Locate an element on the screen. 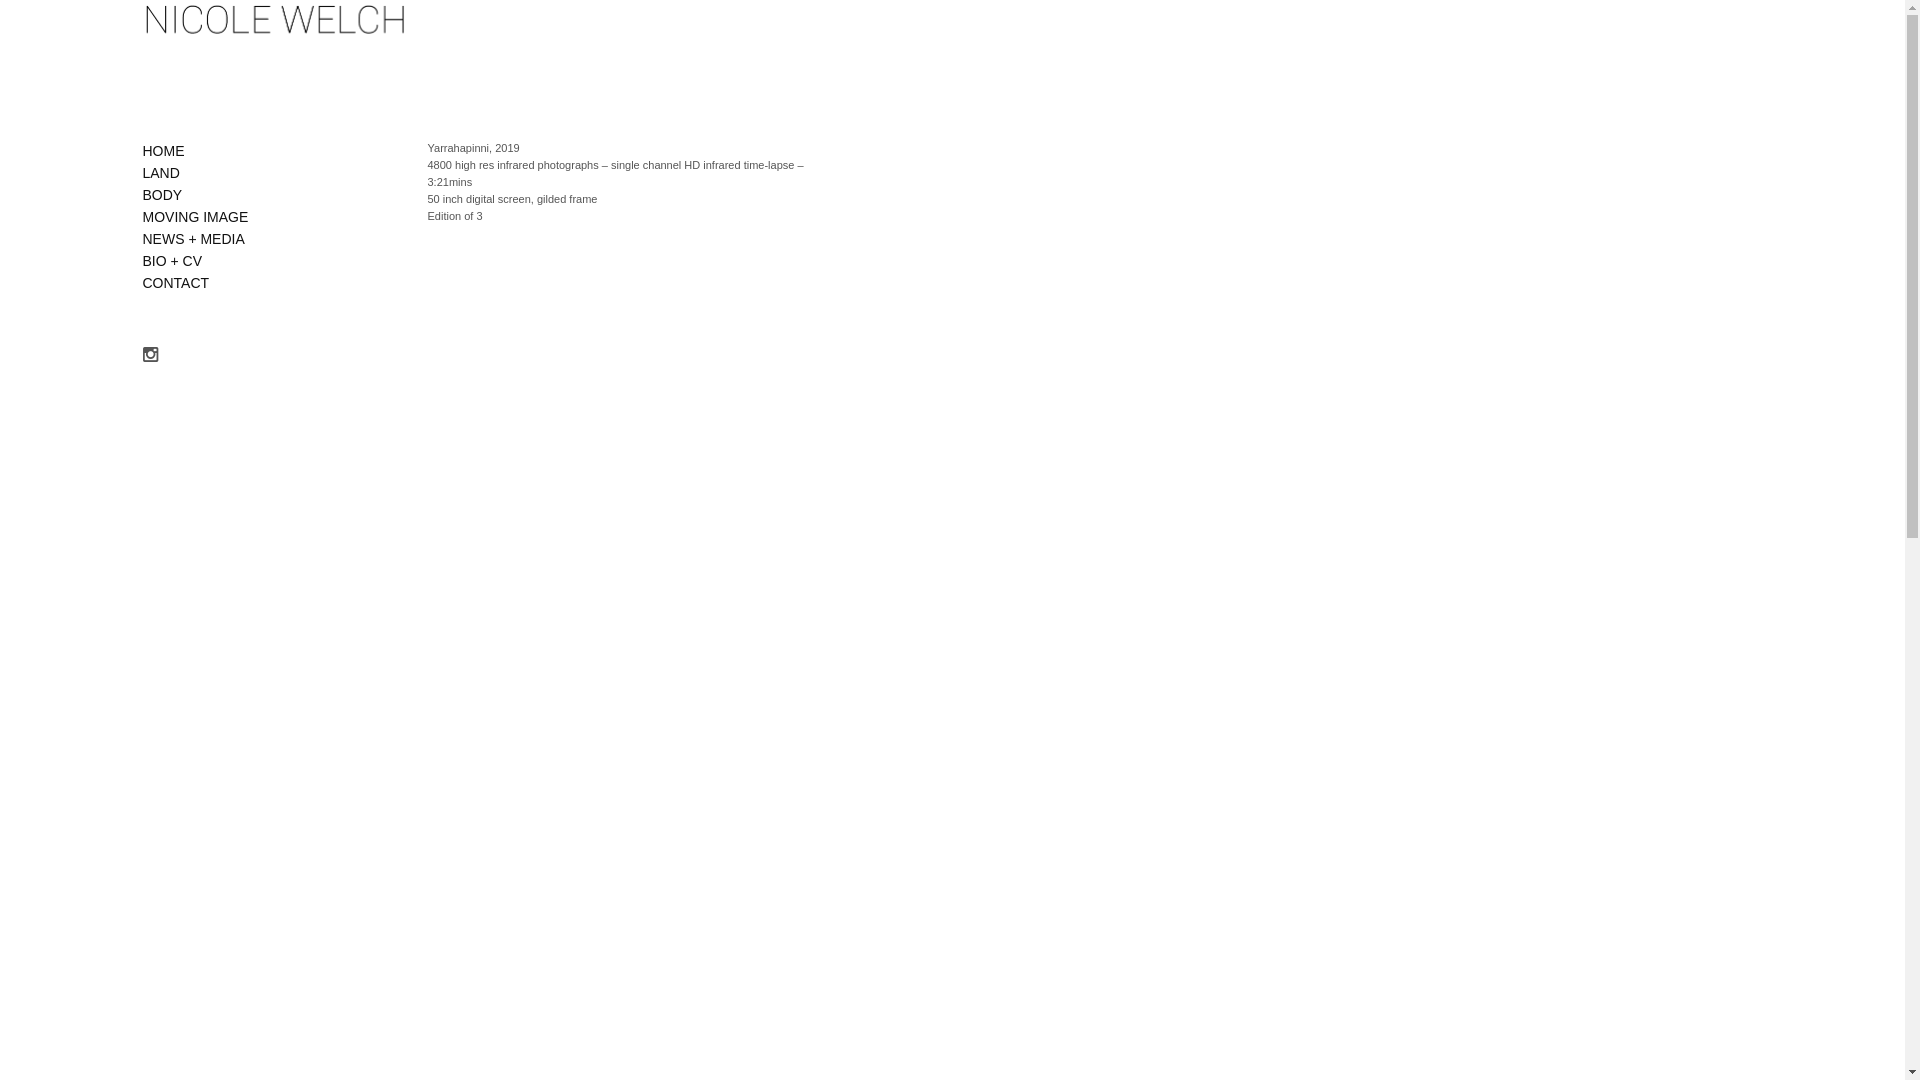 This screenshot has height=1080, width=1920. 'NEWS + MEDIA' is located at coordinates (192, 238).